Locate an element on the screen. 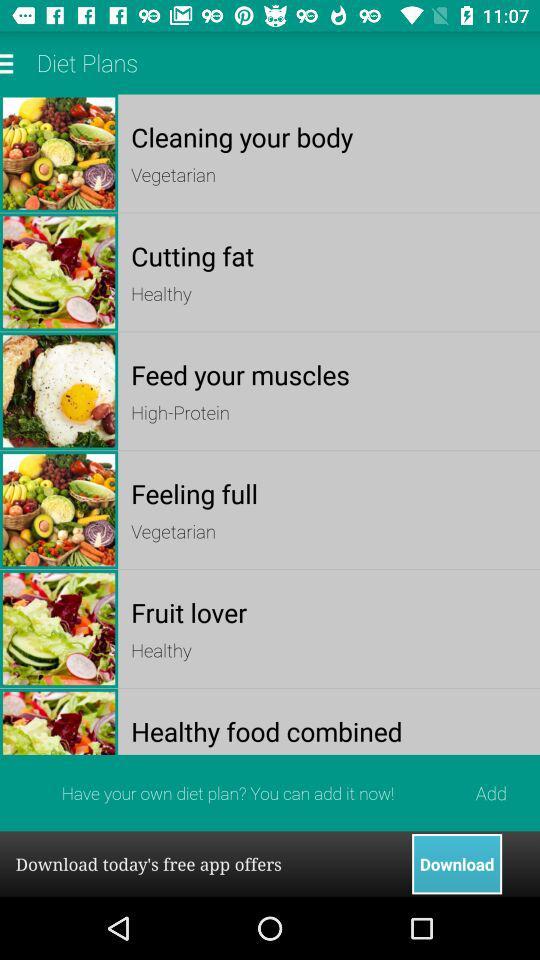 The height and width of the screenshot is (960, 540). the icon above the vegetarian is located at coordinates (329, 492).